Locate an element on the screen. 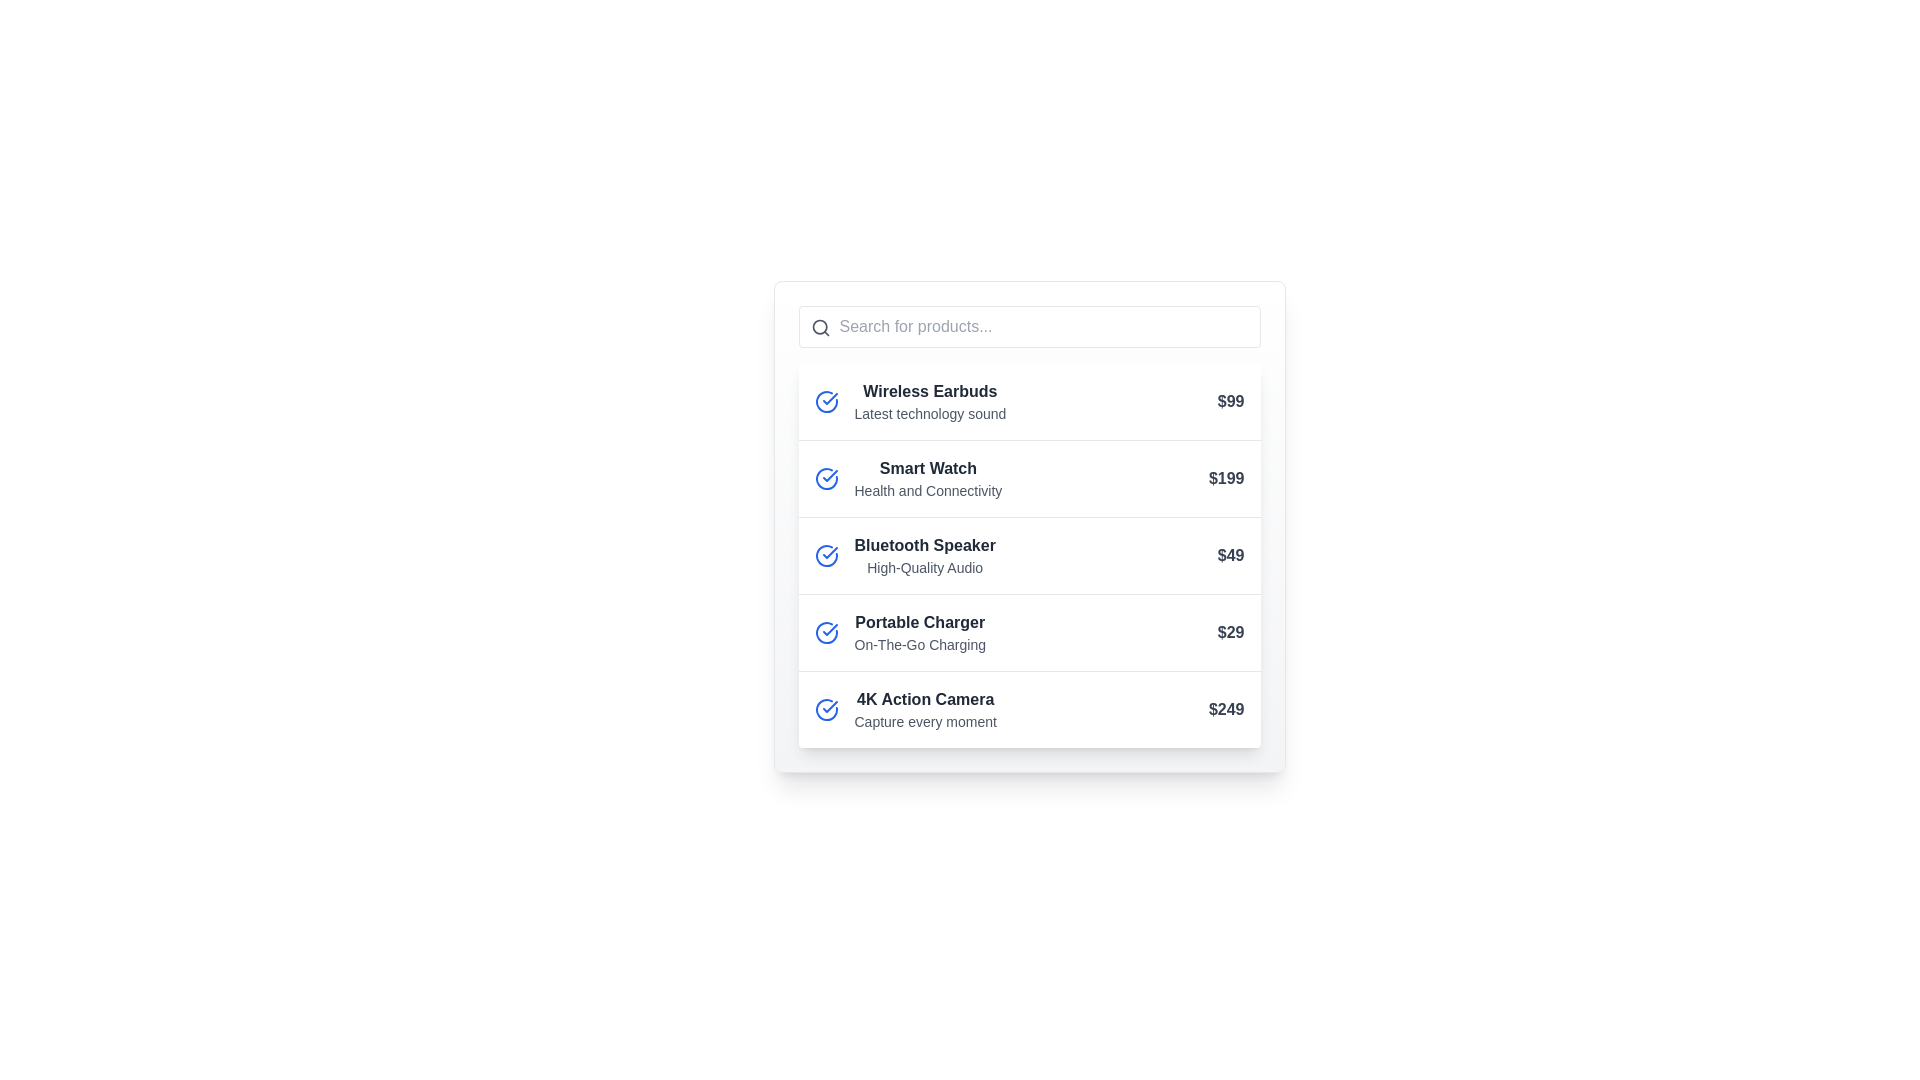 The width and height of the screenshot is (1920, 1080). the decorative arc of the checkmark icon located to the left of the 'Smart Watch' text in the product list, which indicates selection or validation is located at coordinates (826, 478).